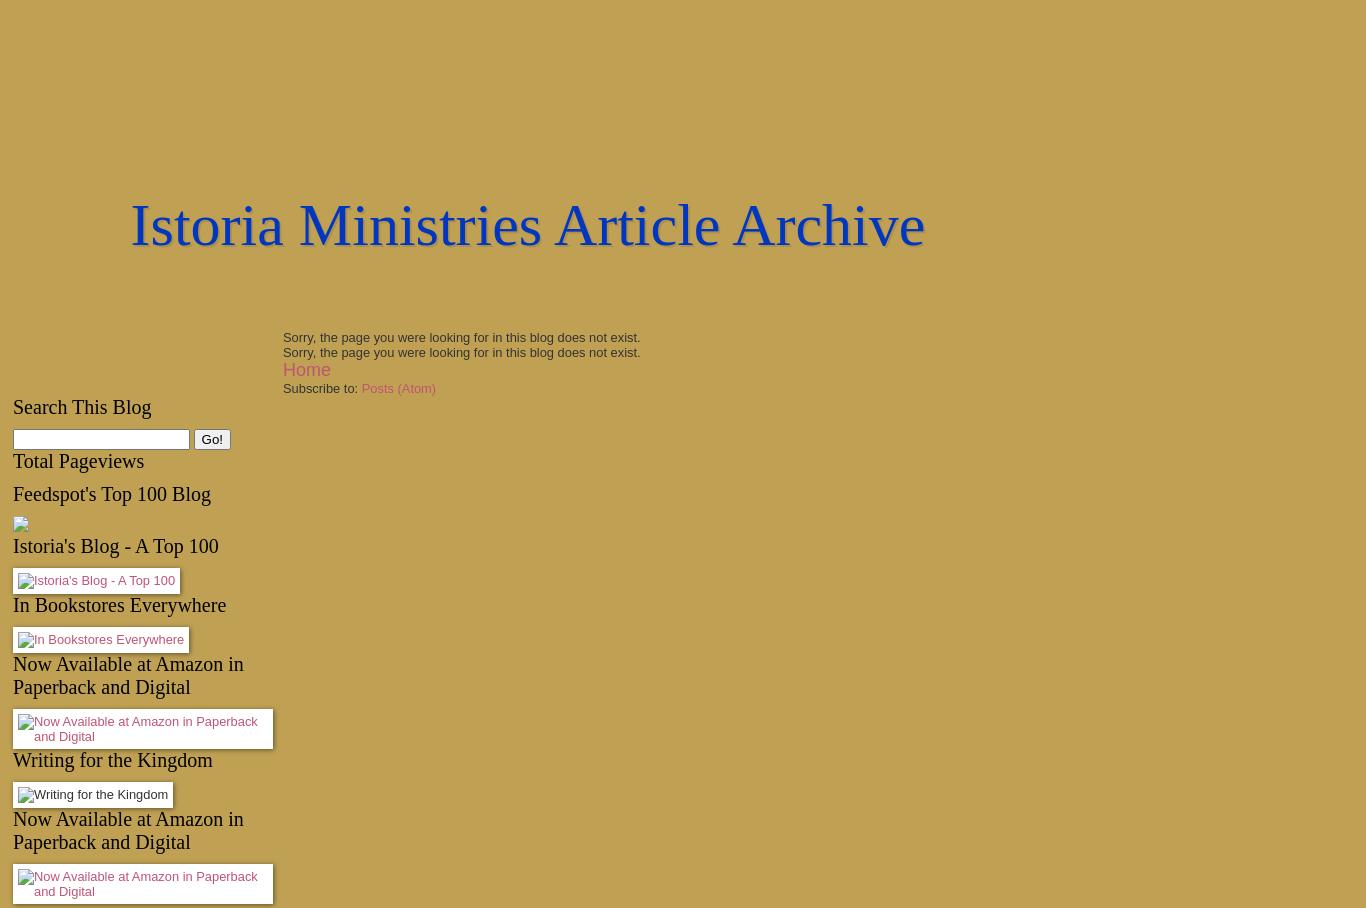 The image size is (1366, 908). I want to click on 'Writing for the Kingdom', so click(112, 758).